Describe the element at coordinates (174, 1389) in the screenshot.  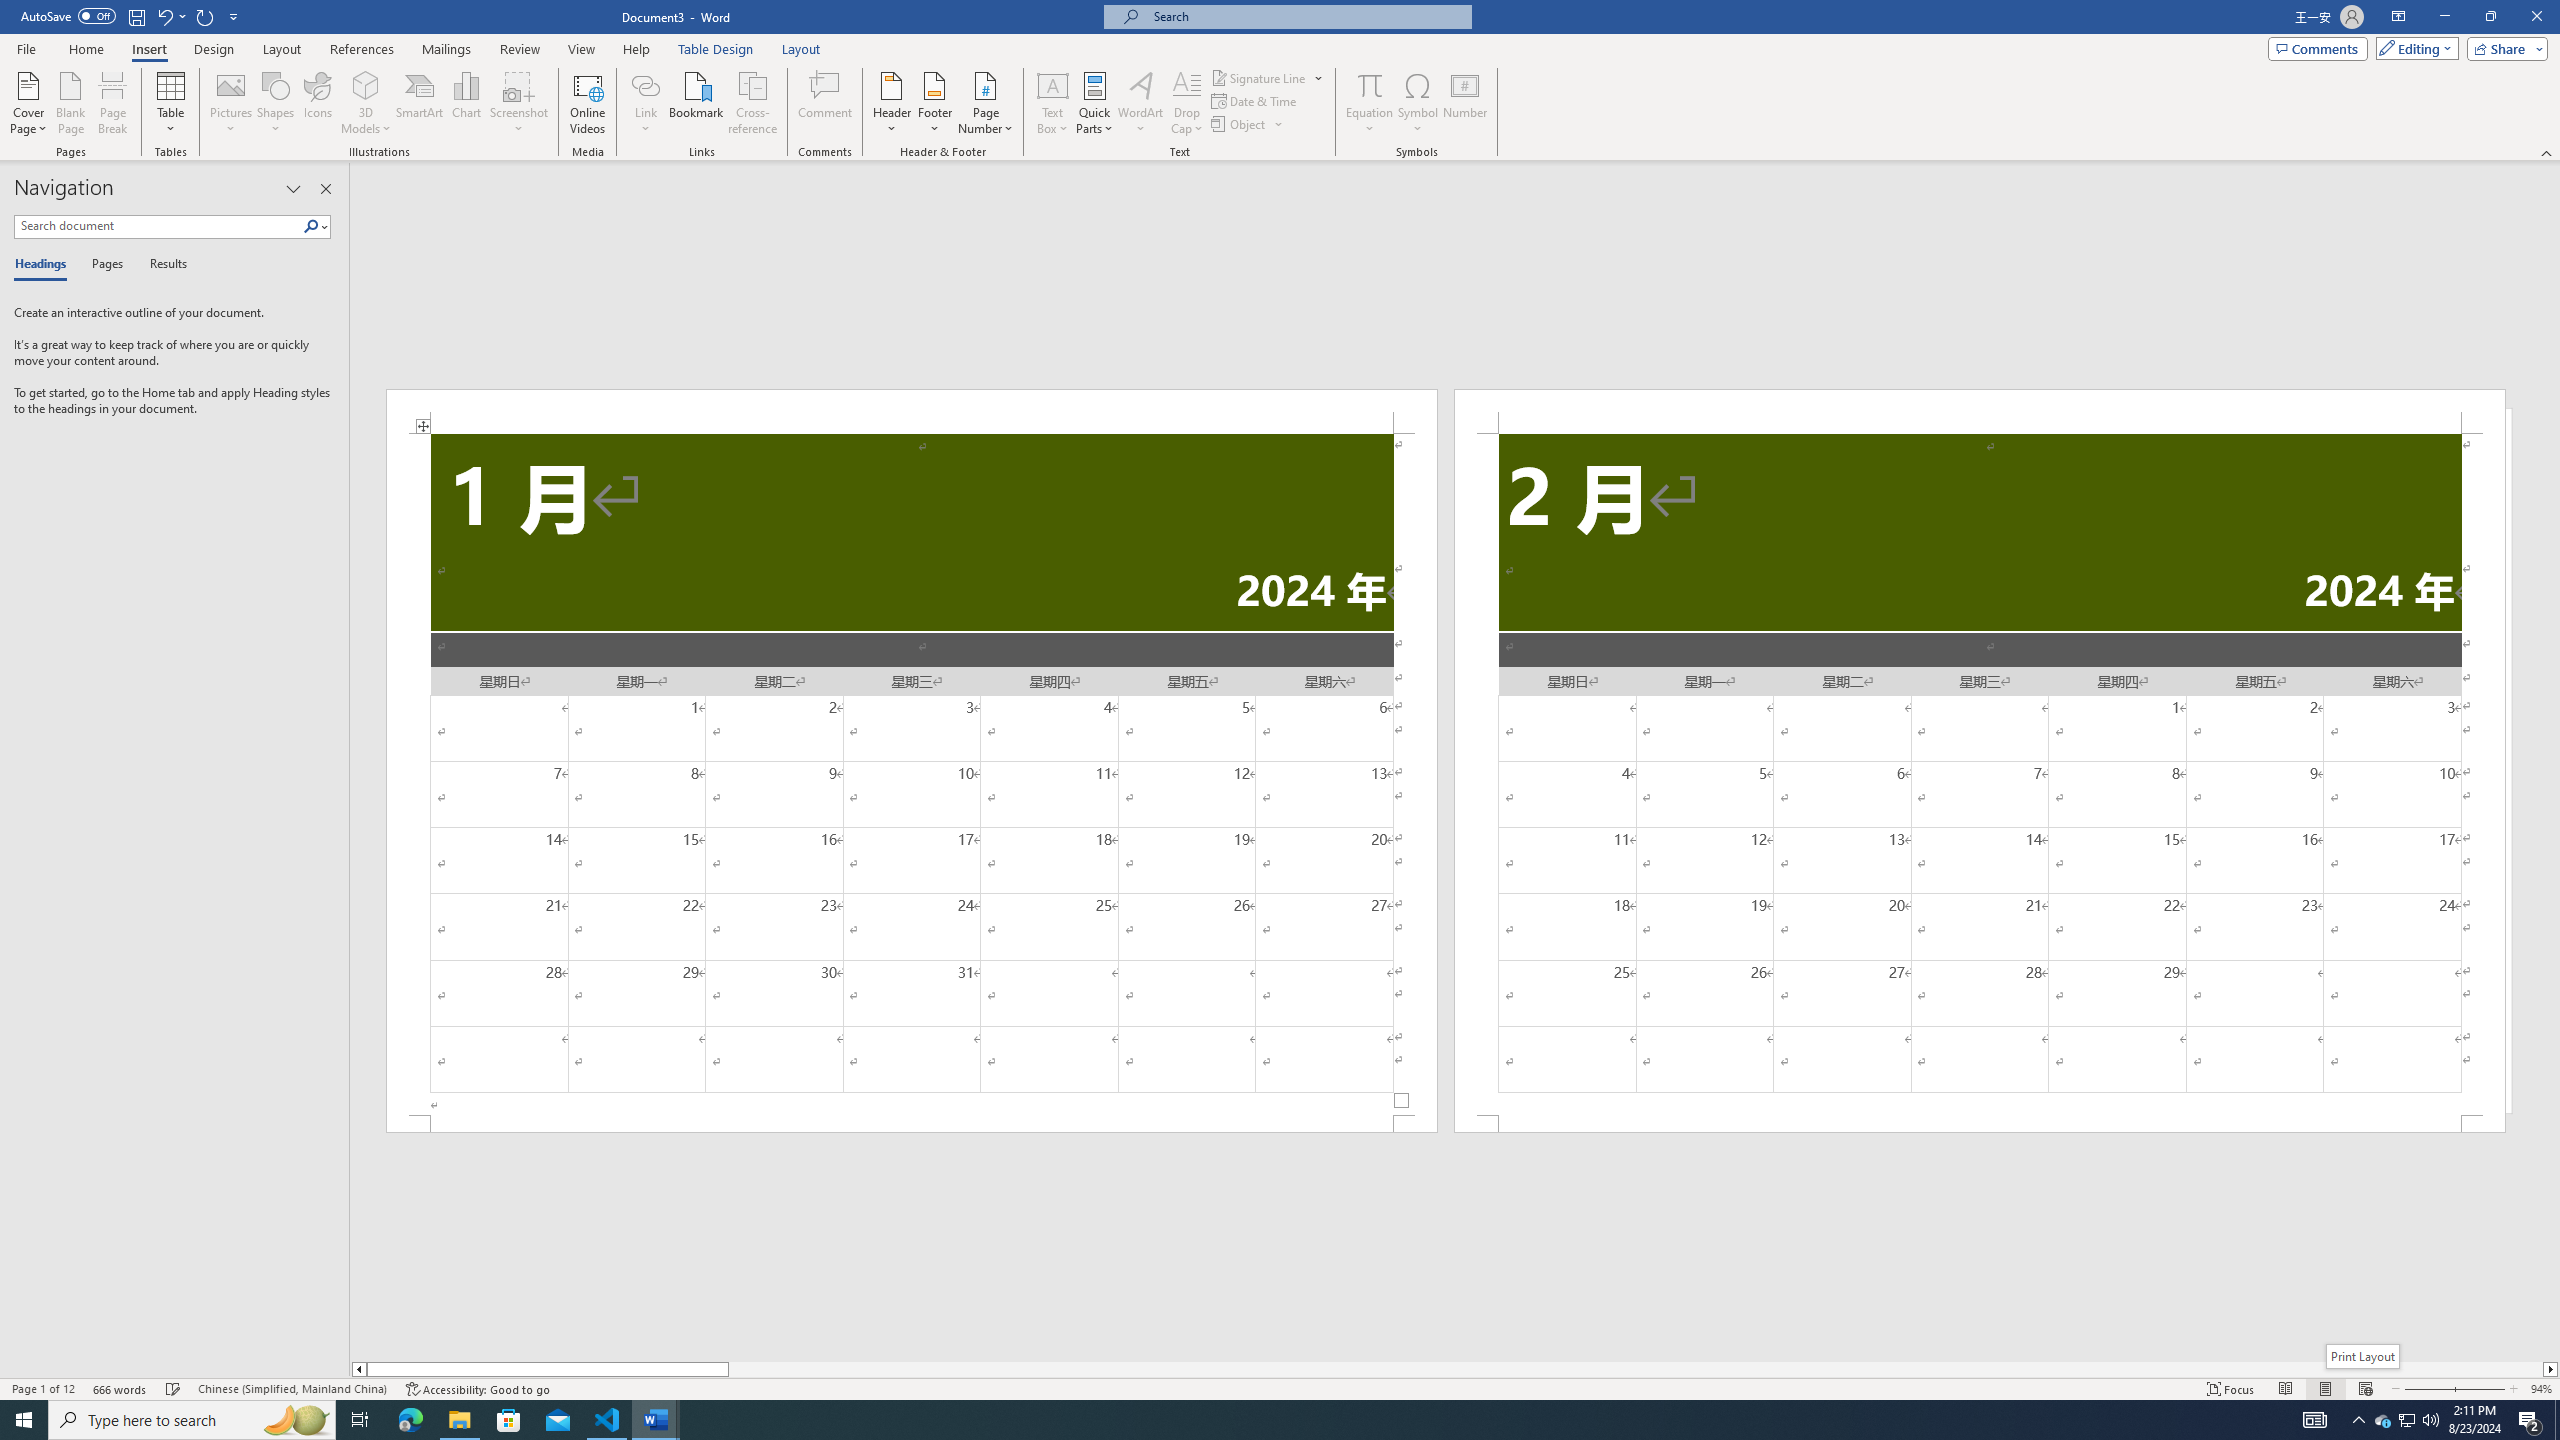
I see `'Spelling and Grammar Check Checking'` at that location.